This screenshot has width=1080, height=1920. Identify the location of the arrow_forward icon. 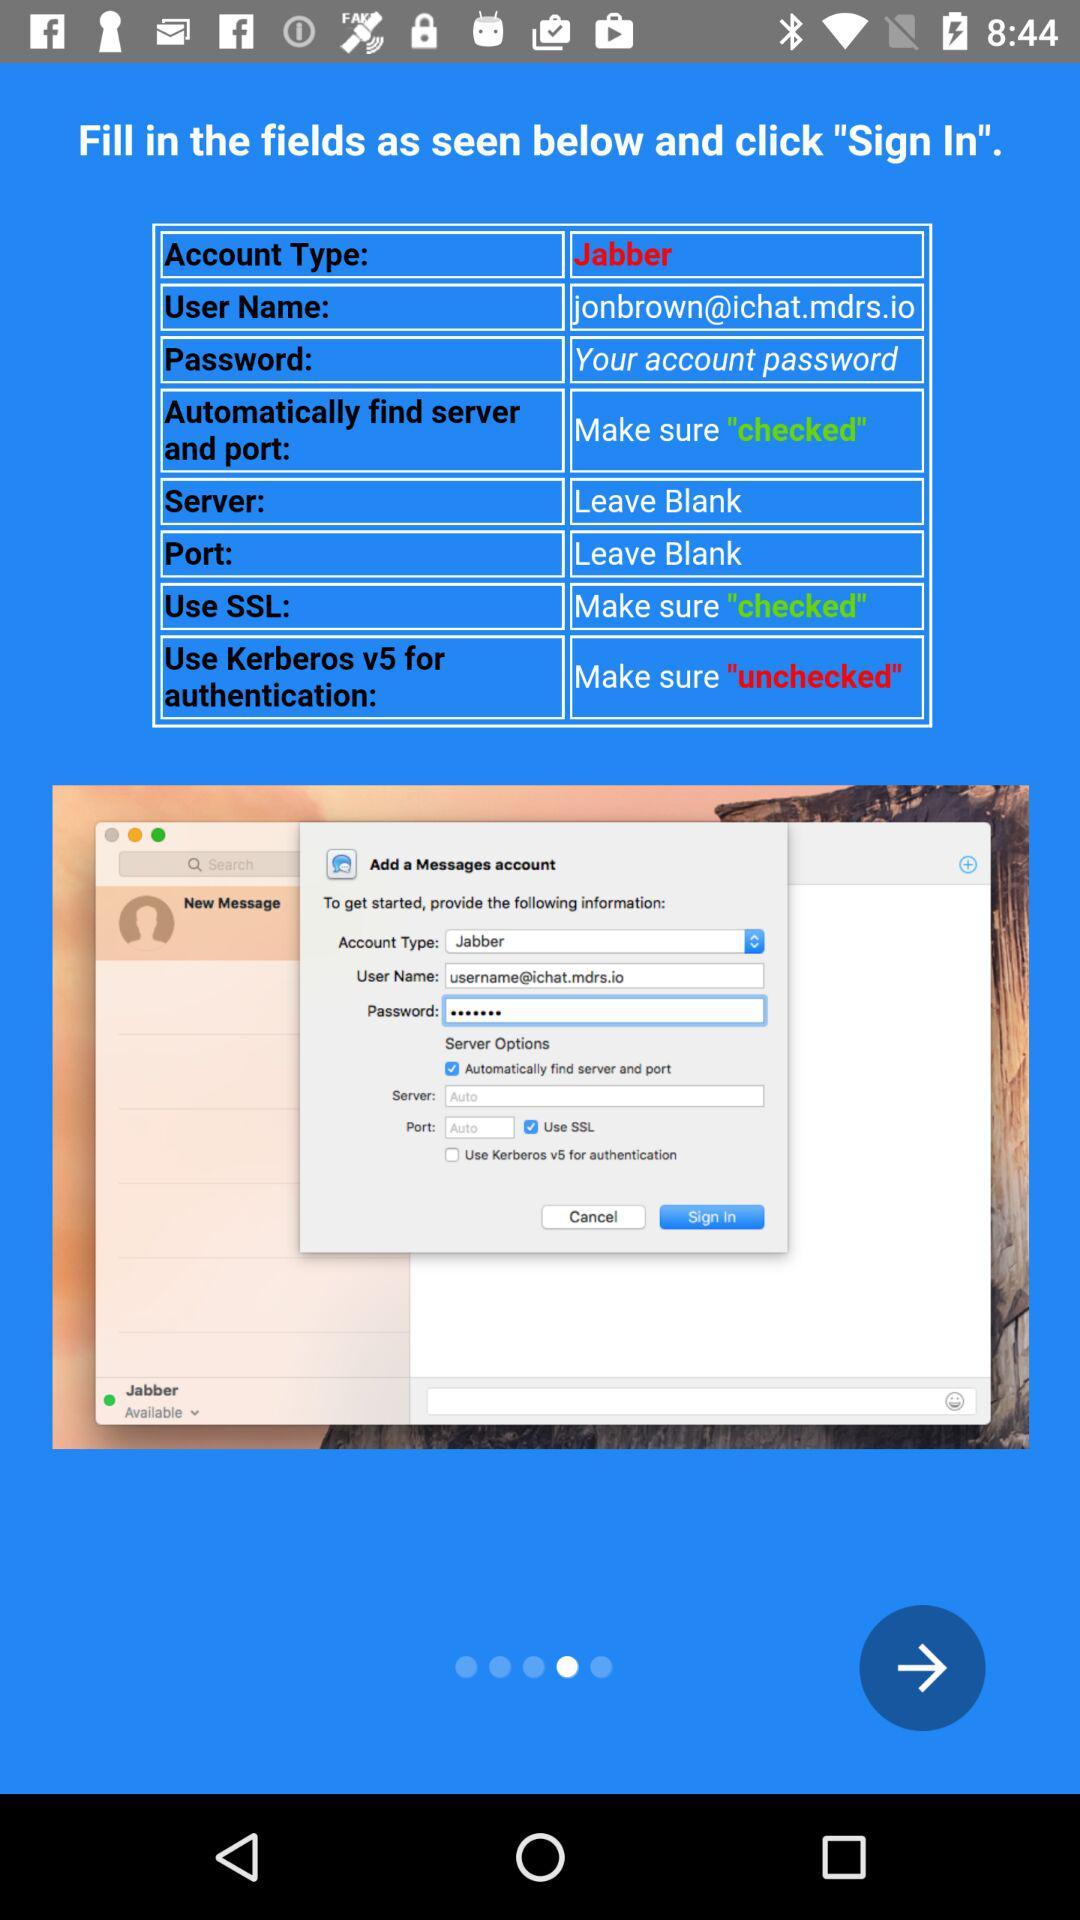
(922, 1667).